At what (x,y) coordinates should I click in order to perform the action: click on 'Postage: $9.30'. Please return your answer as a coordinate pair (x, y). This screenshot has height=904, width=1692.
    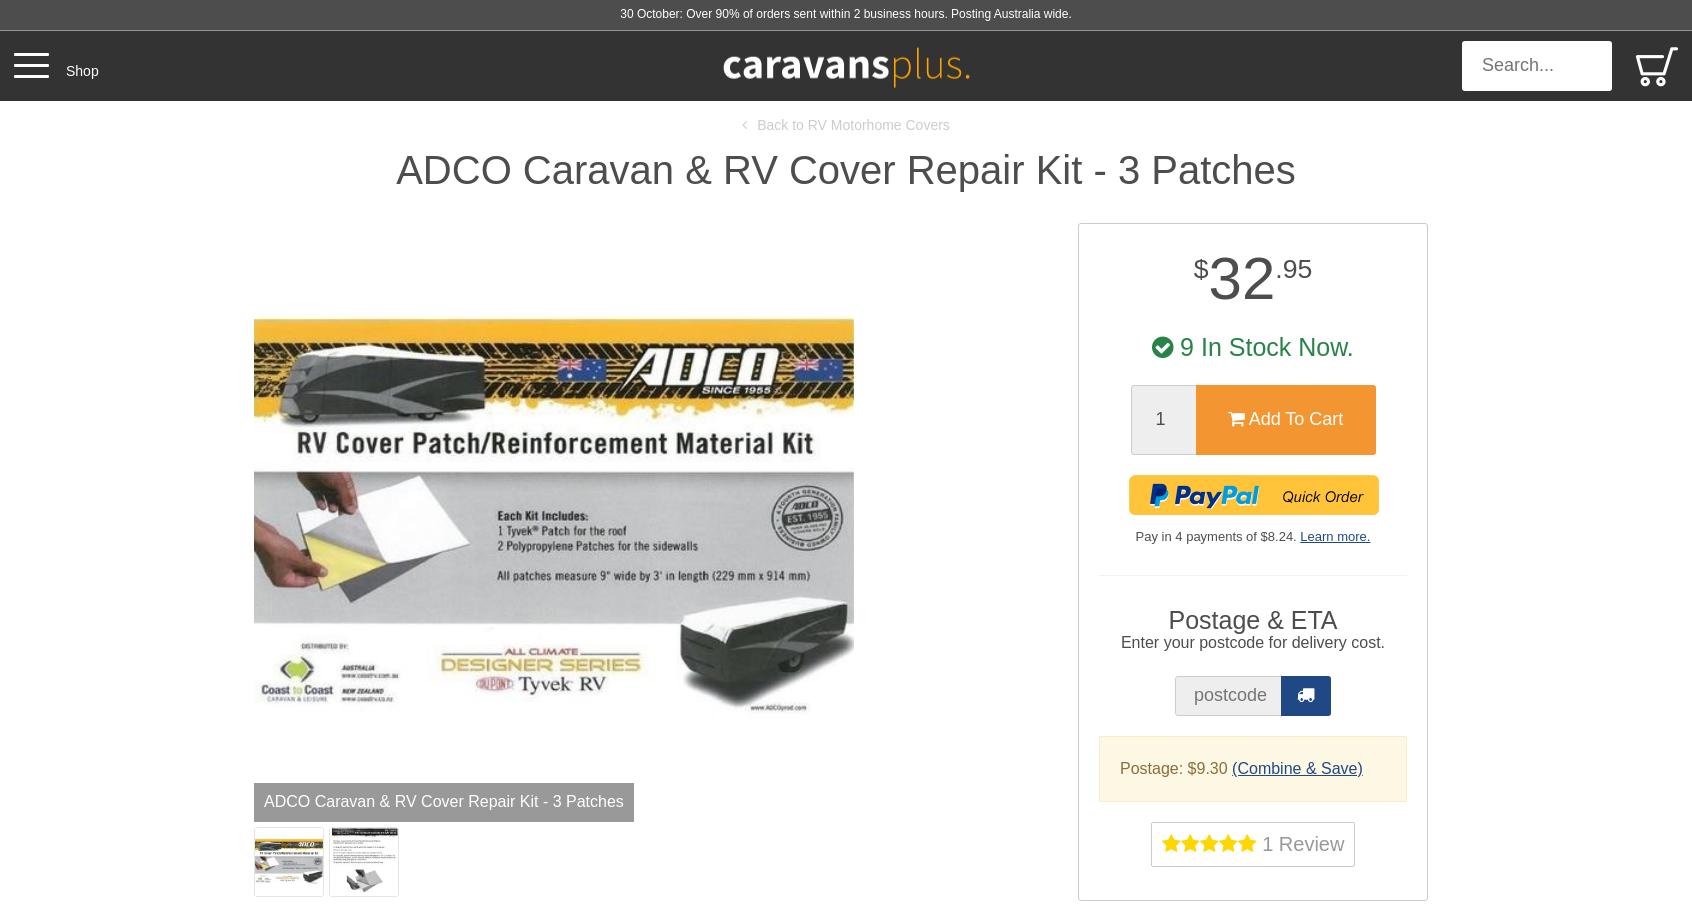
    Looking at the image, I should click on (1174, 767).